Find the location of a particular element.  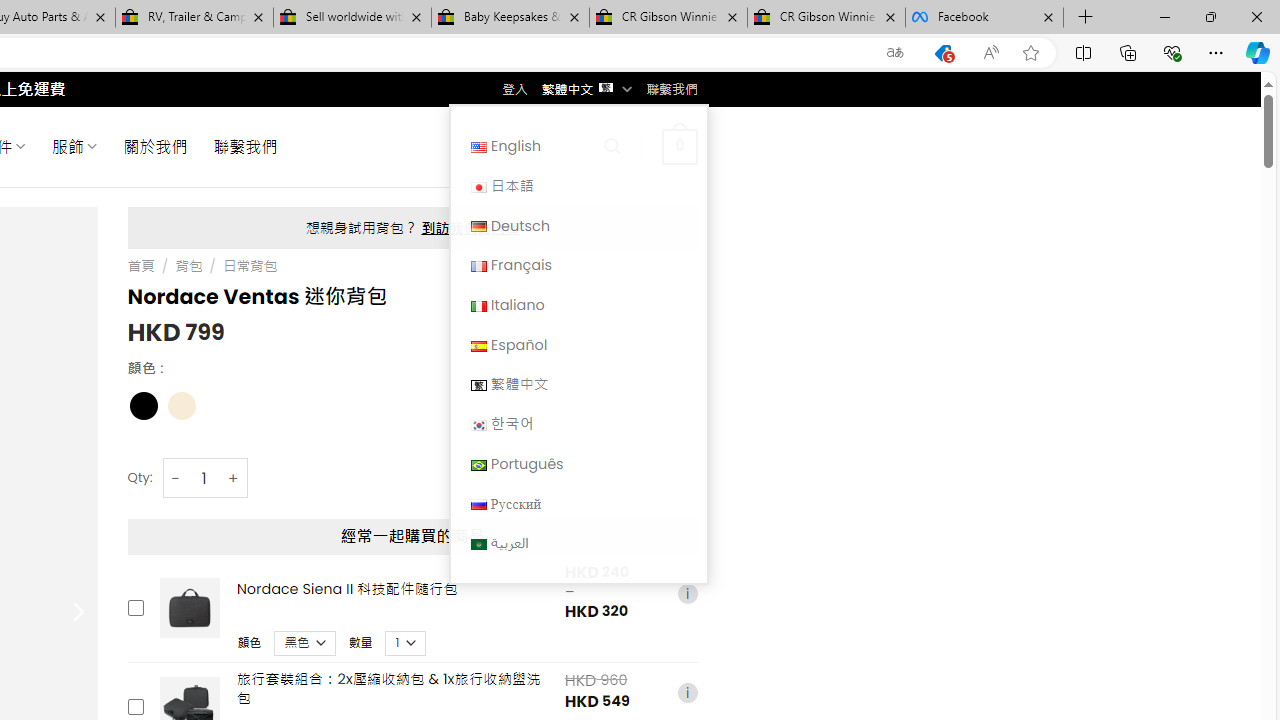

'Facebook' is located at coordinates (984, 17).